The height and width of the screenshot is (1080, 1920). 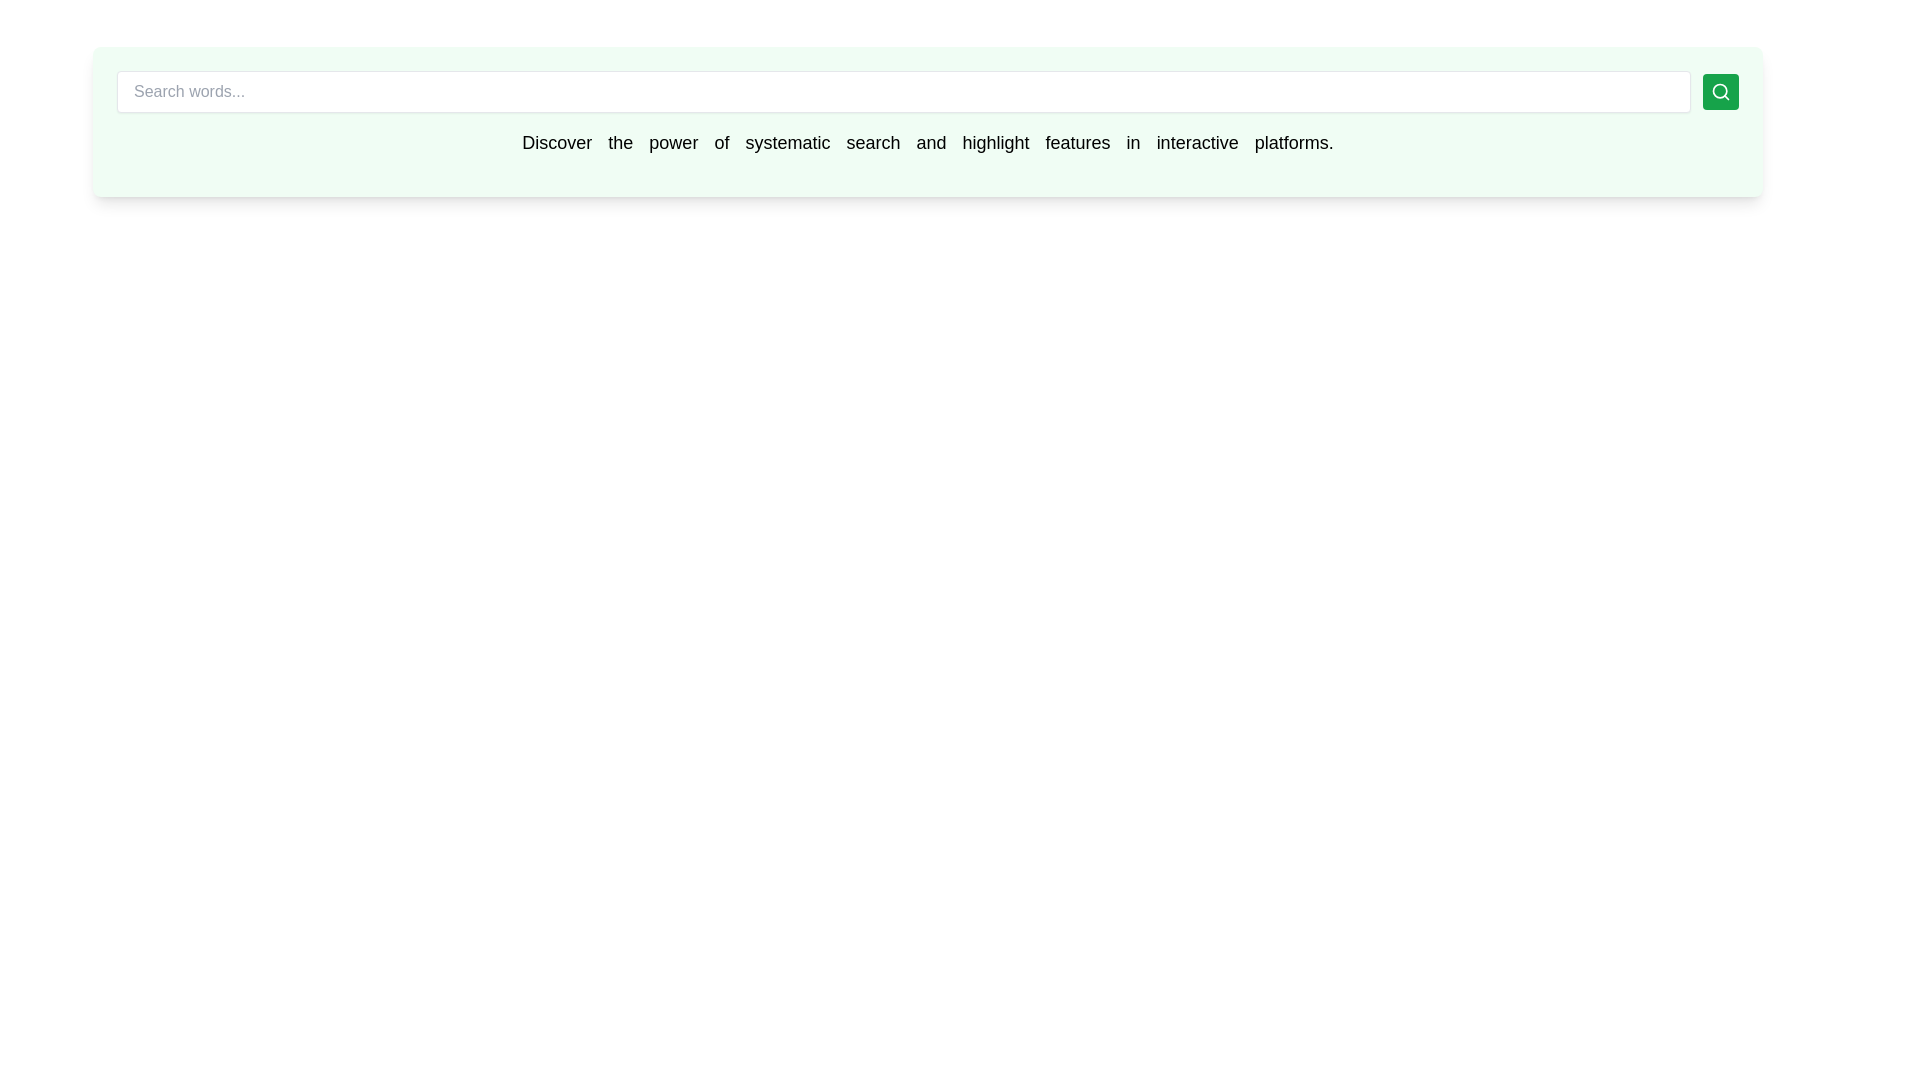 I want to click on the text element displaying 'search', which is the sixth word in a horizontally aligned sentence, styled with a hover effect that changes its background to green, so click(x=873, y=141).